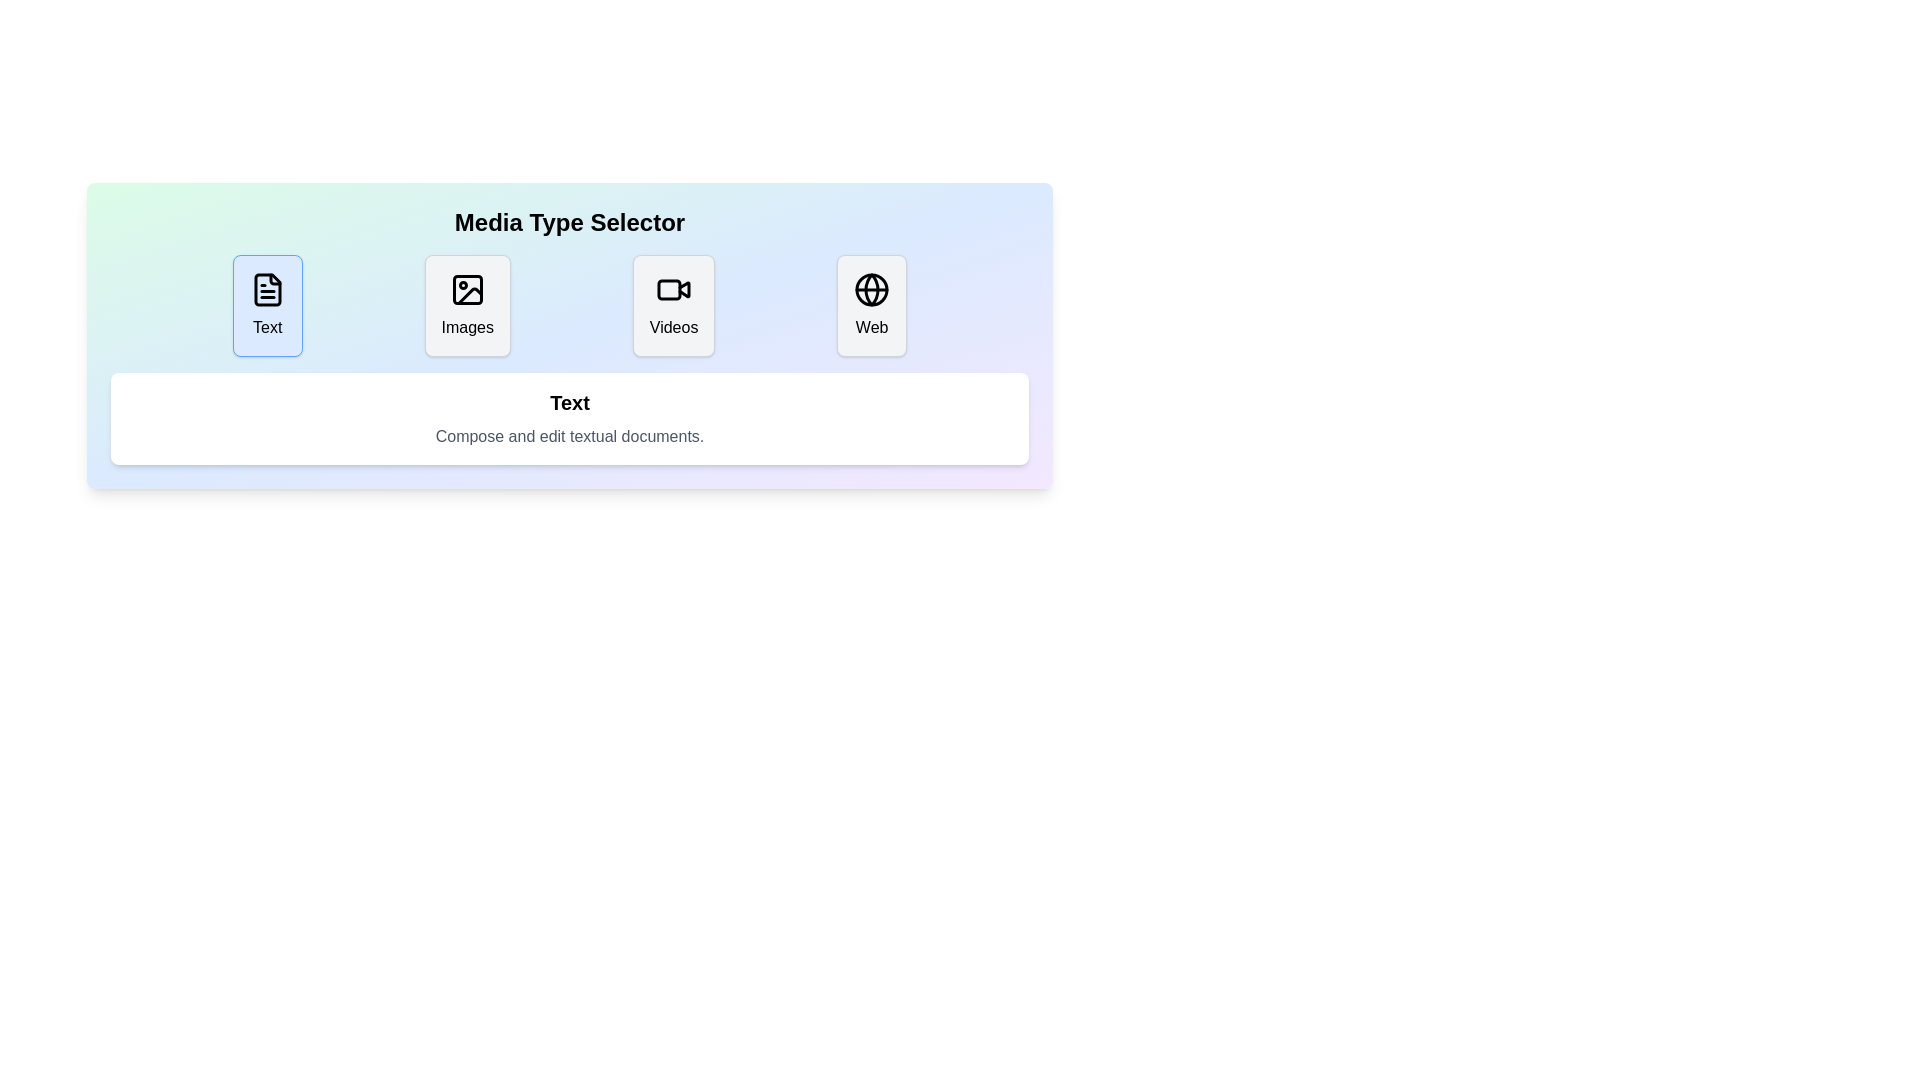 The height and width of the screenshot is (1080, 1920). Describe the element at coordinates (569, 435) in the screenshot. I see `the Text Label that provides additional information about the 'Text' option, which is centrally placed below the 'Text' header` at that location.